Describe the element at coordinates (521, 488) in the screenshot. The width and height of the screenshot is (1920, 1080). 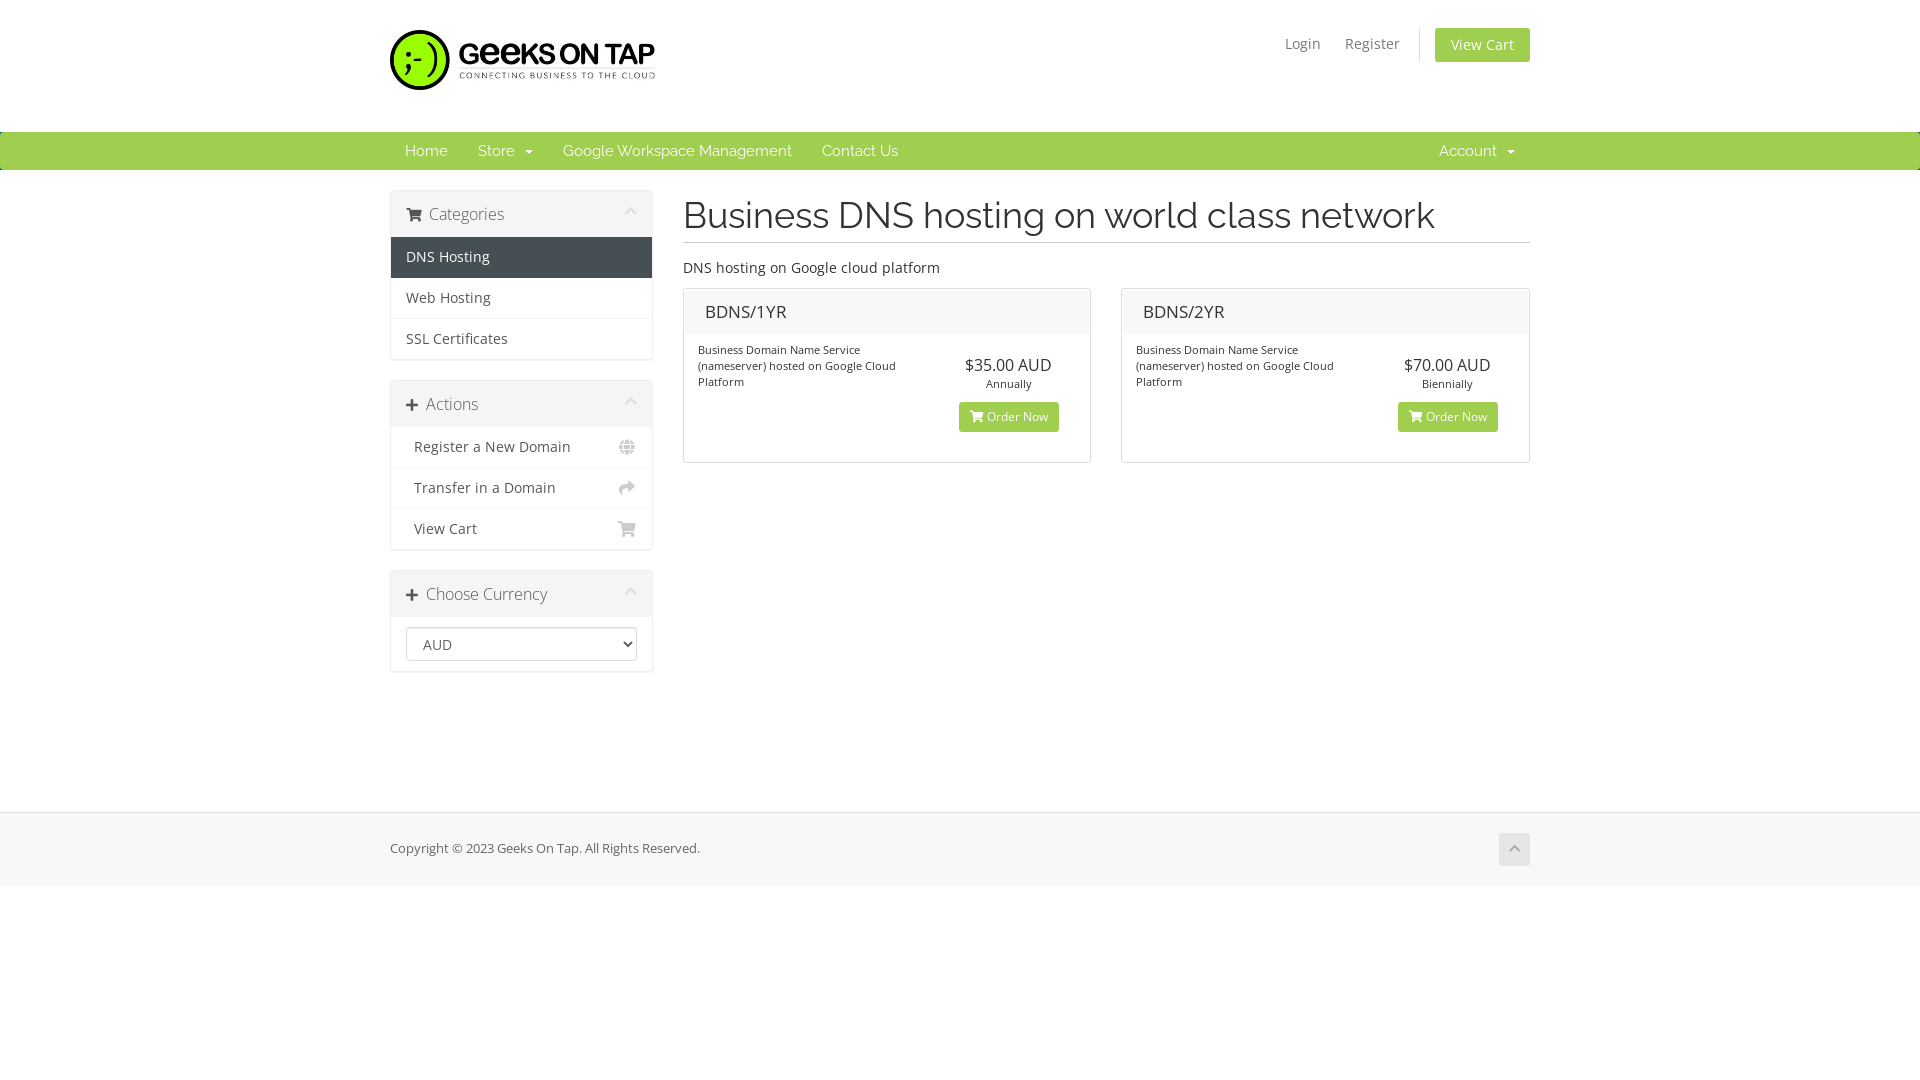
I see `'  Transfer in a Domain'` at that location.